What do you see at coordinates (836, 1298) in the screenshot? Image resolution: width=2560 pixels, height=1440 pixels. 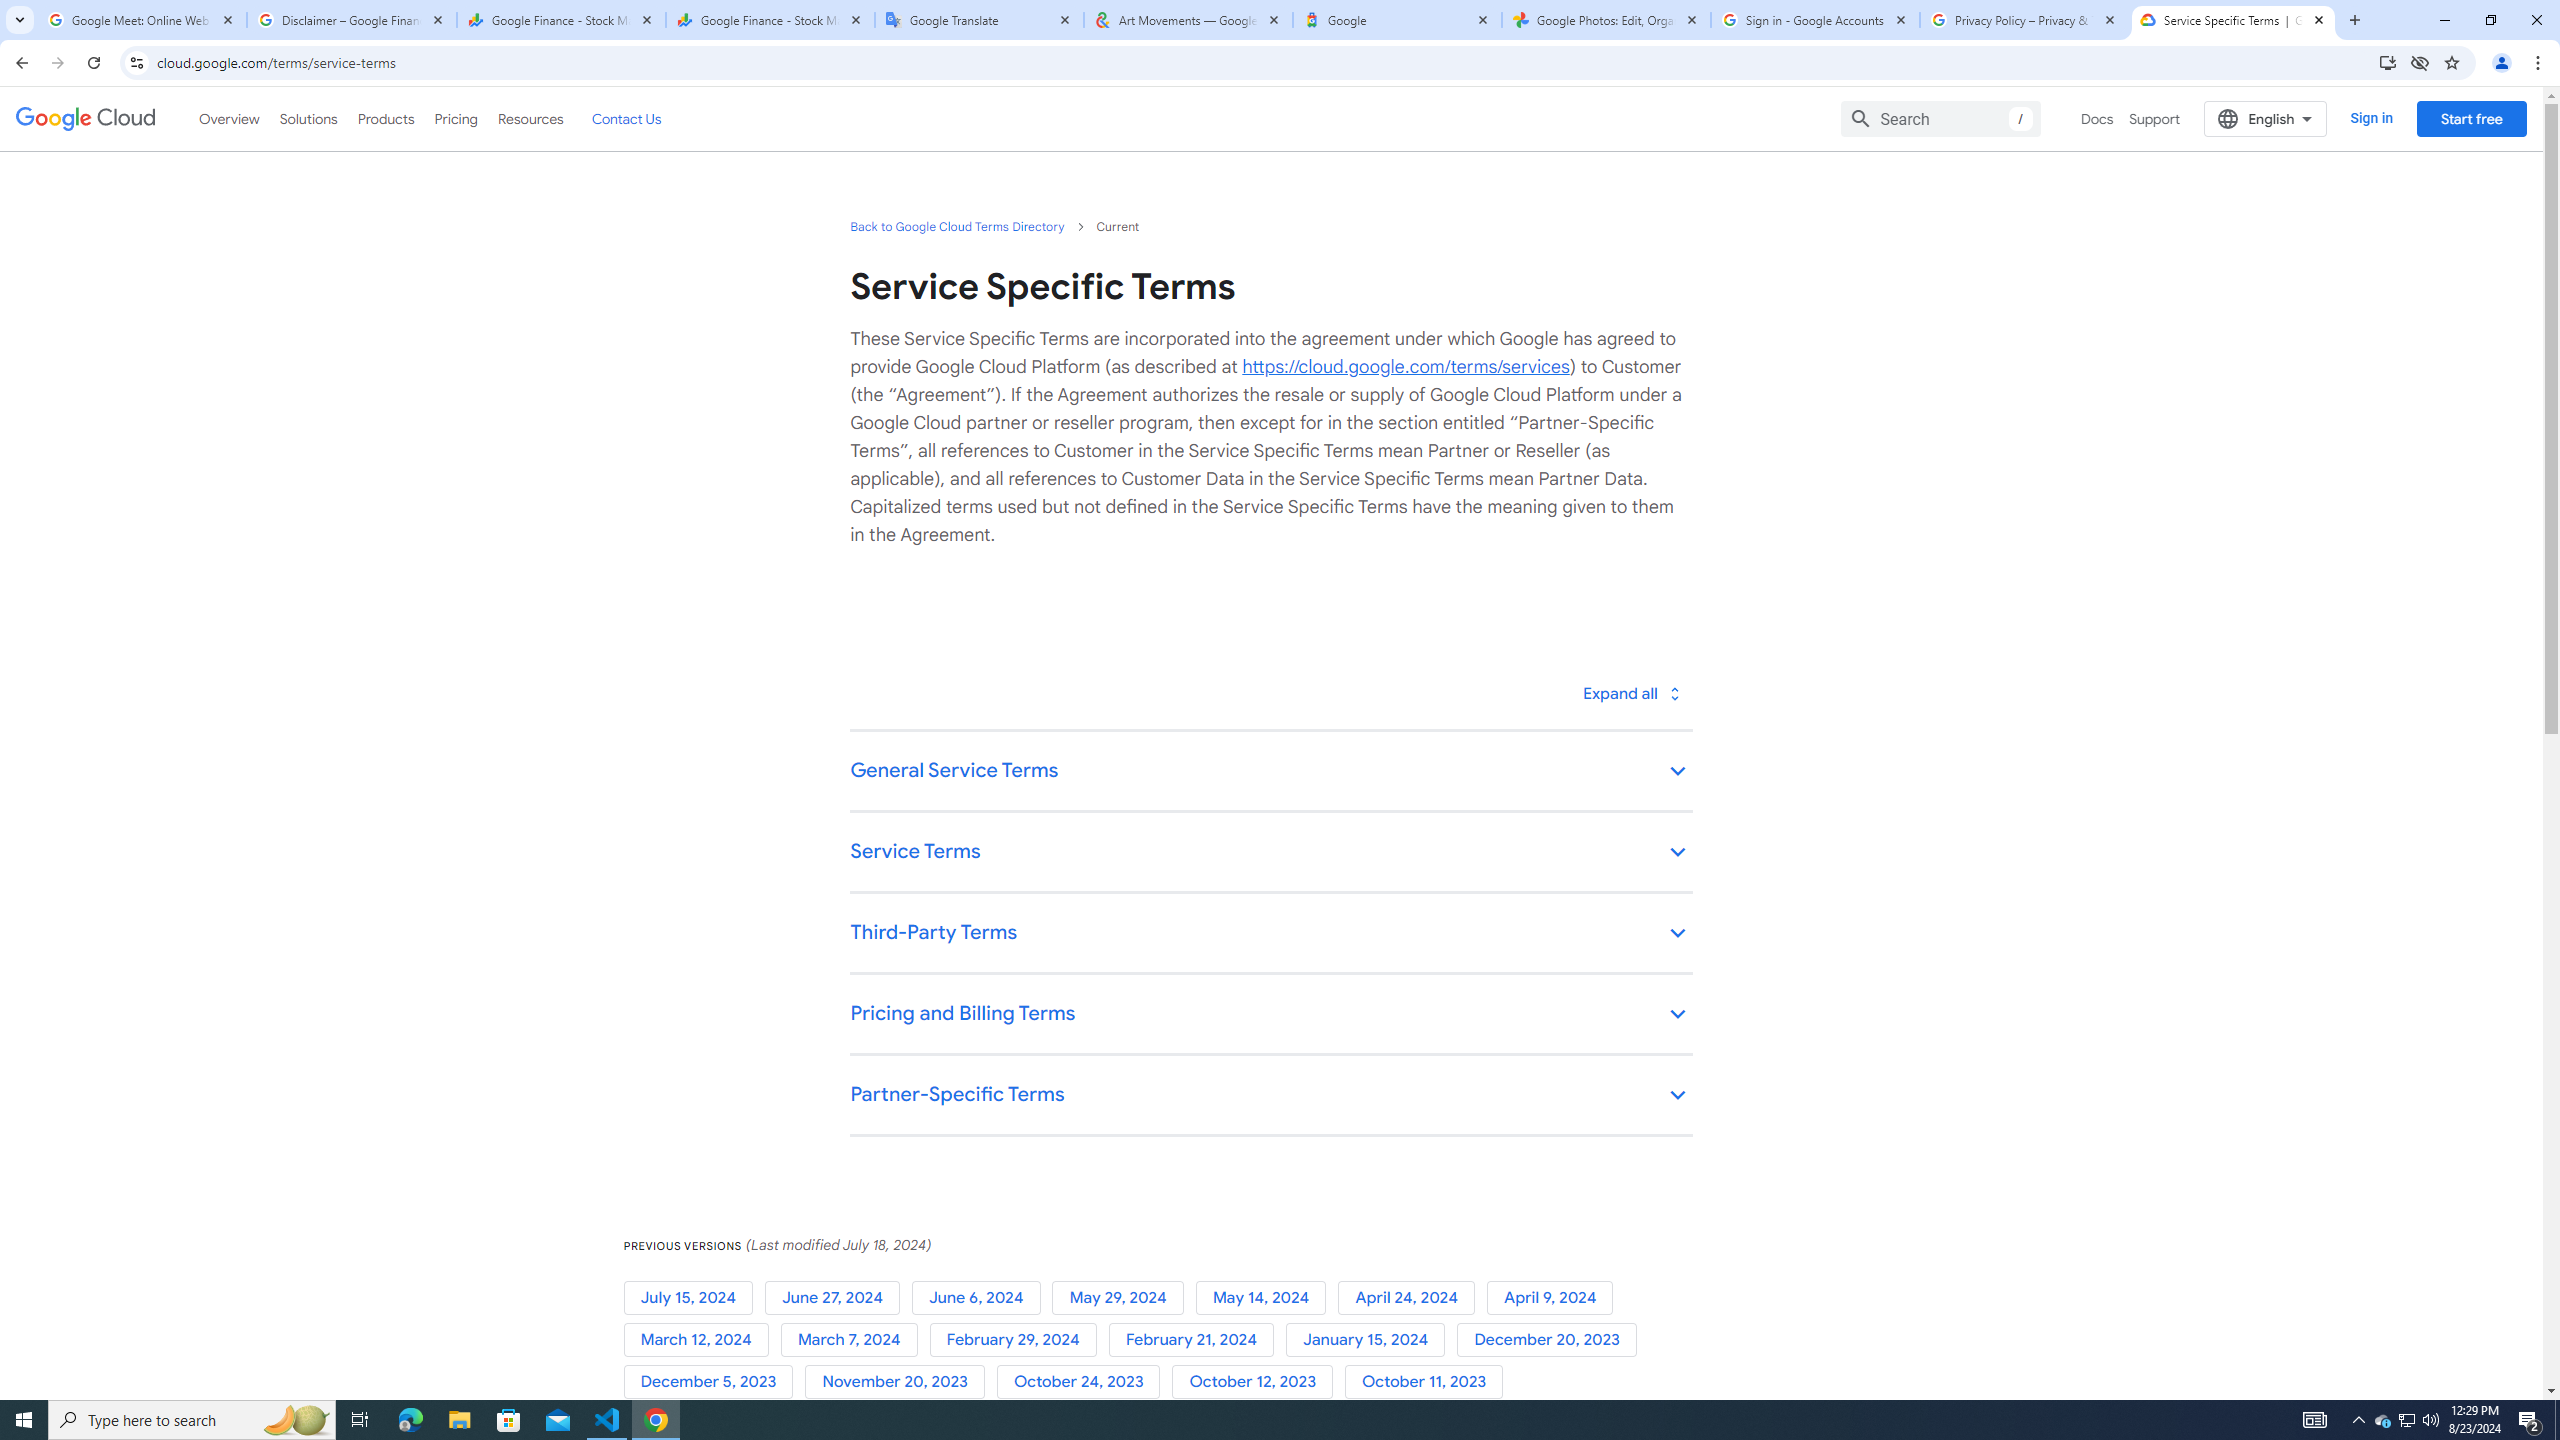 I see `'June 27, 2024'` at bounding box center [836, 1298].